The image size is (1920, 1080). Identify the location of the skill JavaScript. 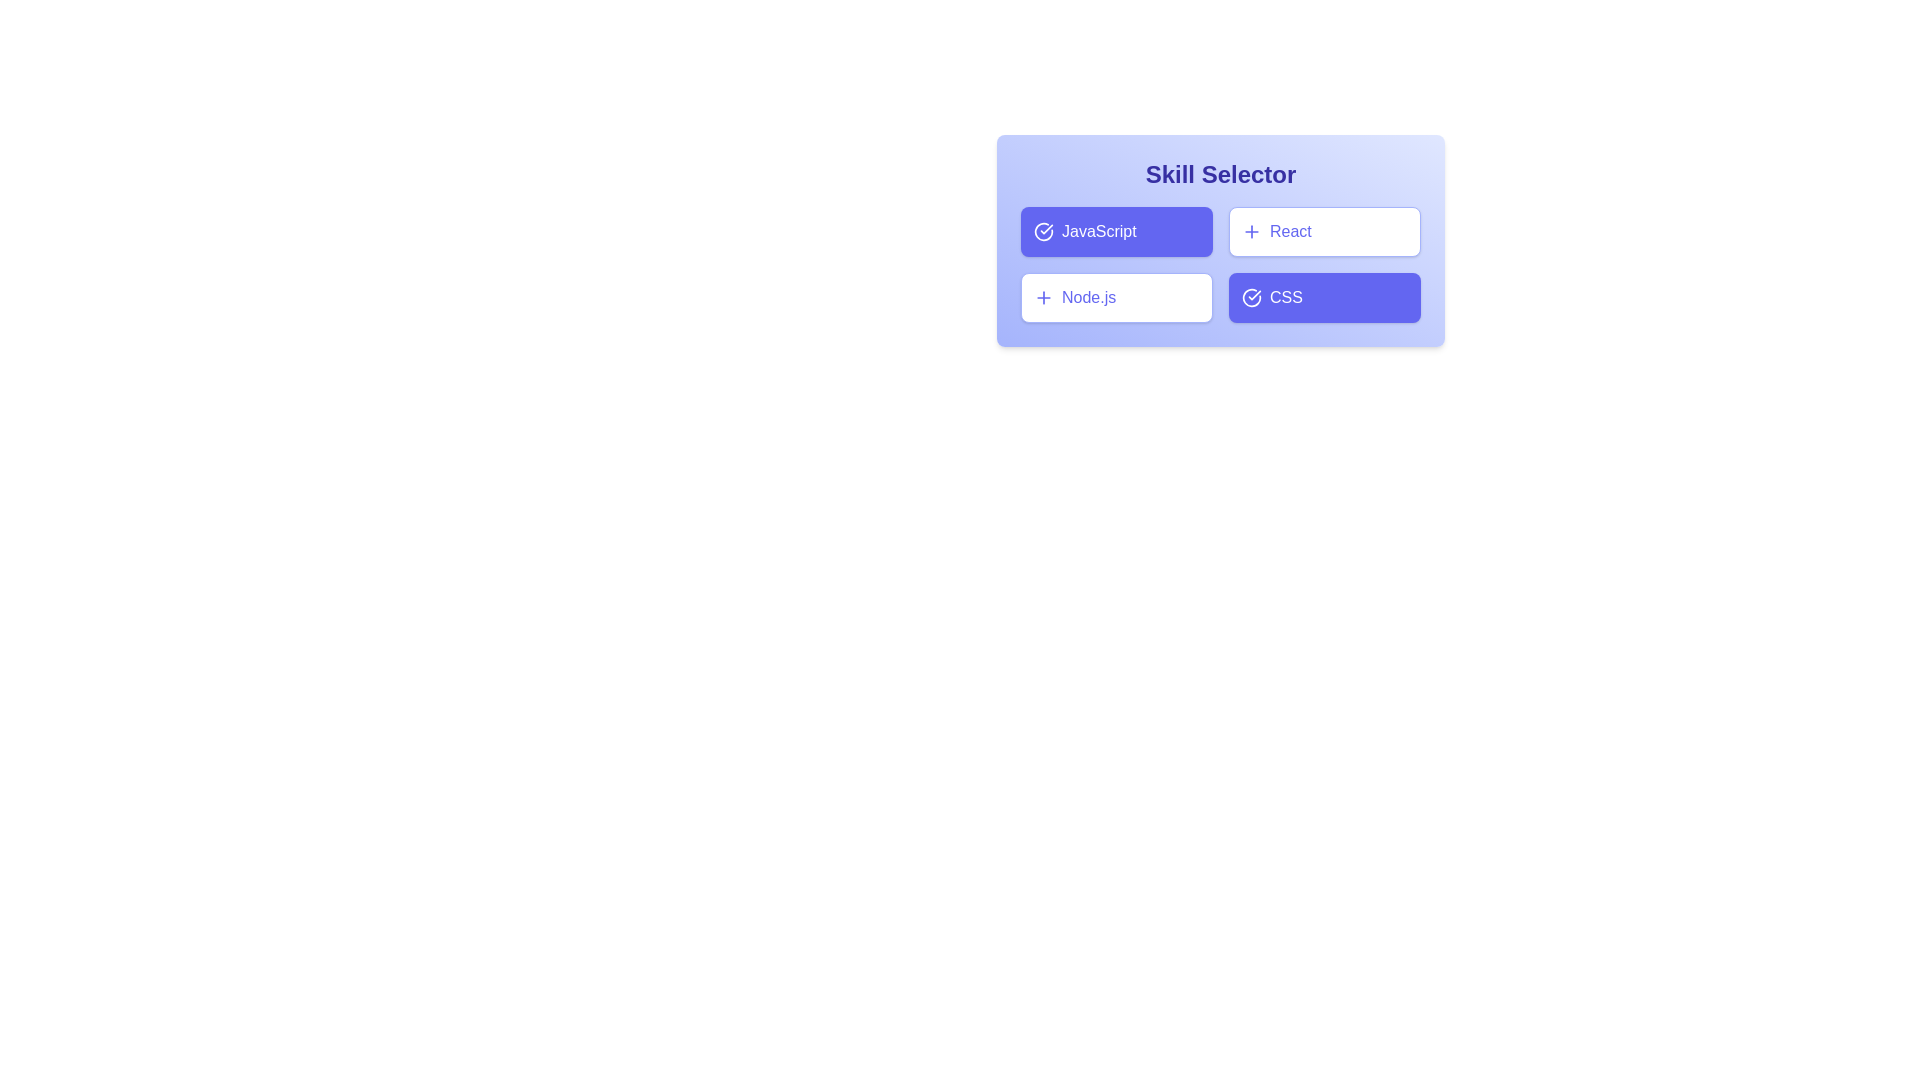
(1116, 230).